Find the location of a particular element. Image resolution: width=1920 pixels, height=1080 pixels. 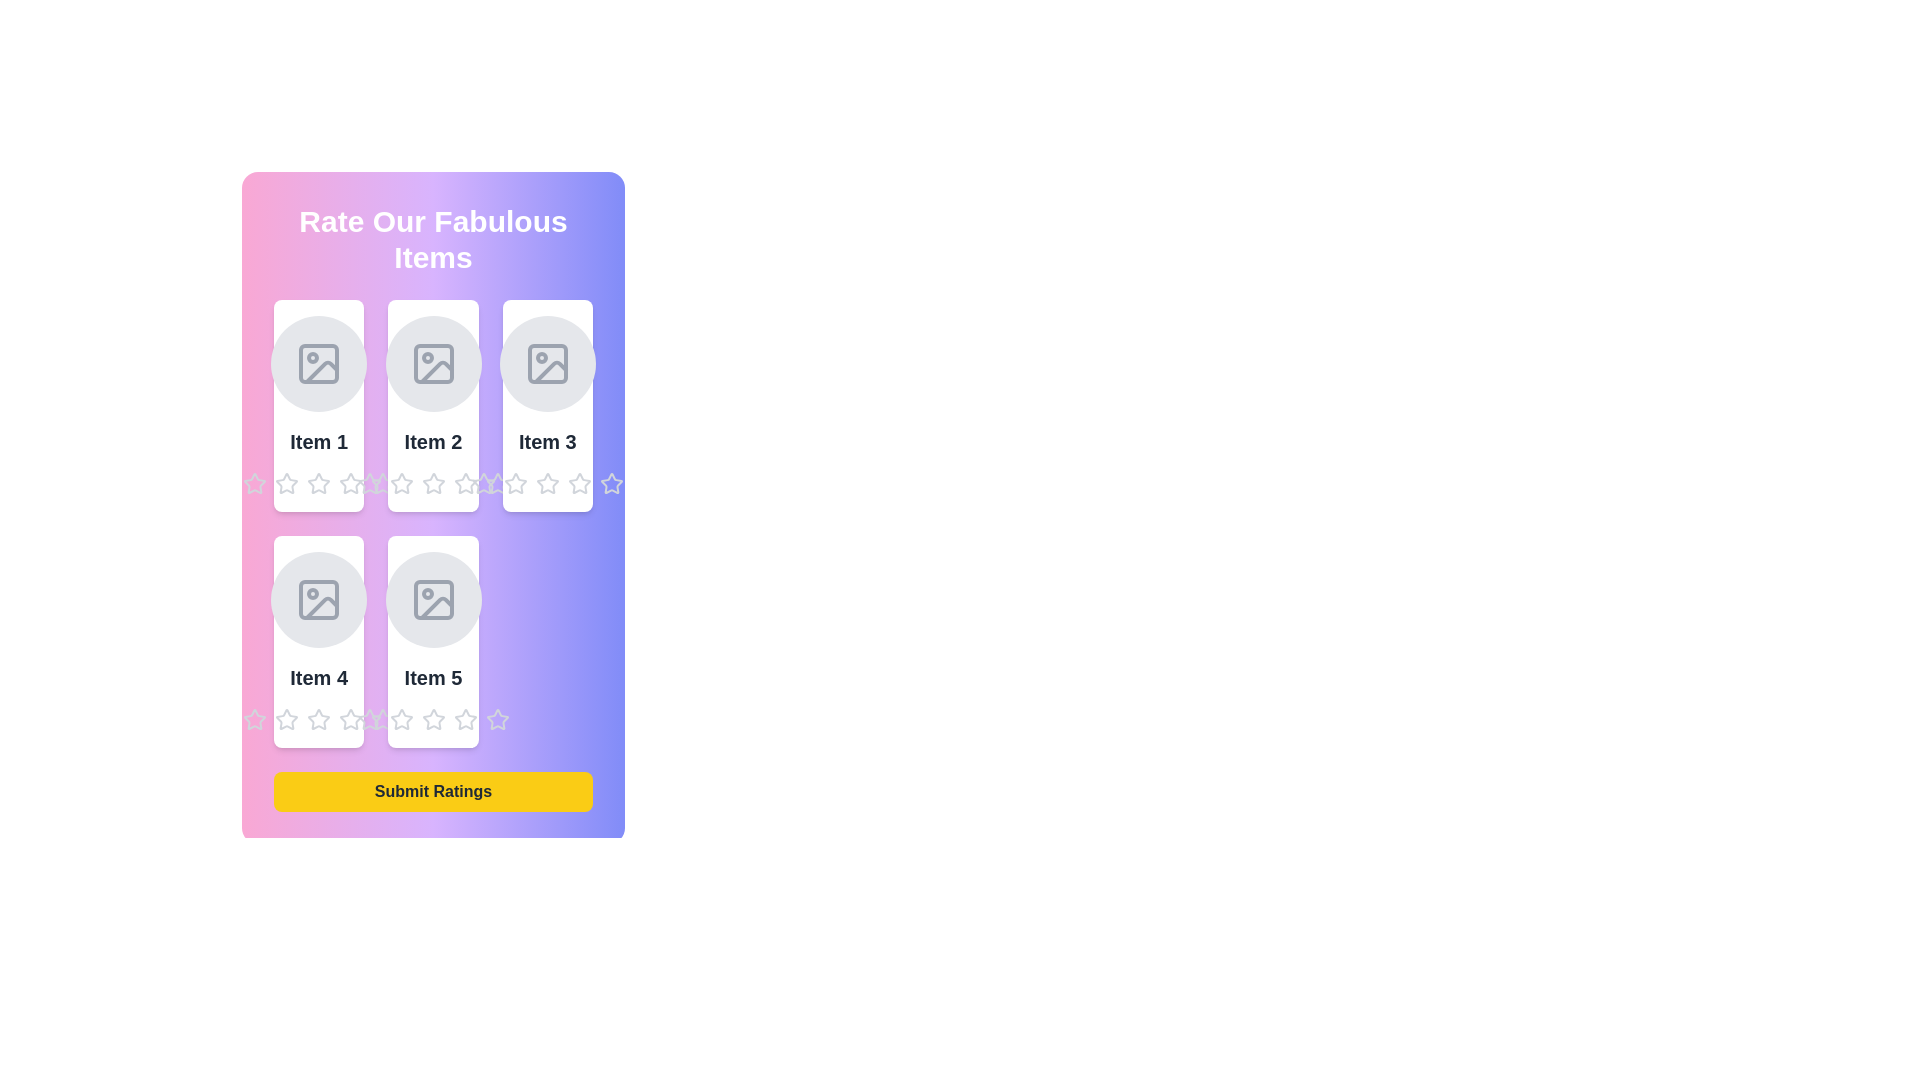

the image placeholder for Item 2 is located at coordinates (432, 363).